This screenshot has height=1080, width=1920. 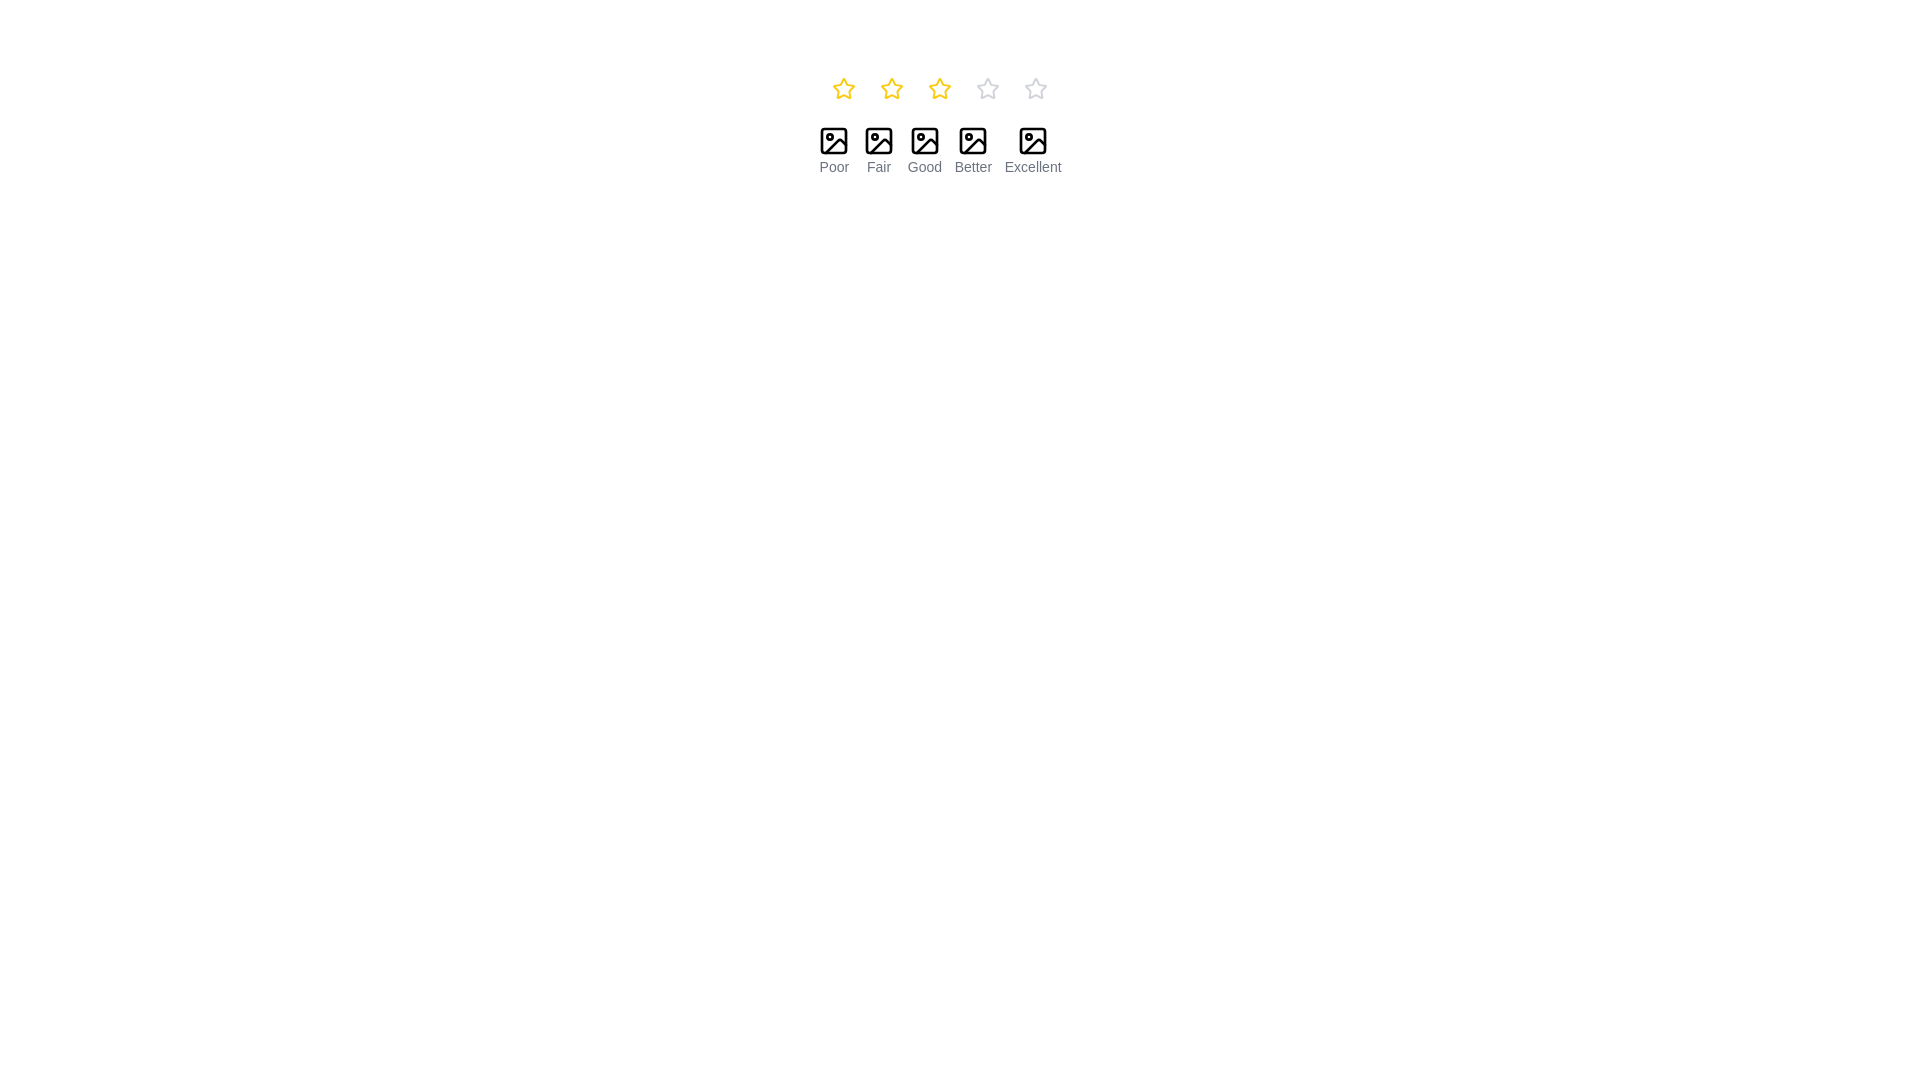 I want to click on the triangular visual icon located at the bottom right corner of the 'Excellent' rating panel, so click(x=1035, y=145).